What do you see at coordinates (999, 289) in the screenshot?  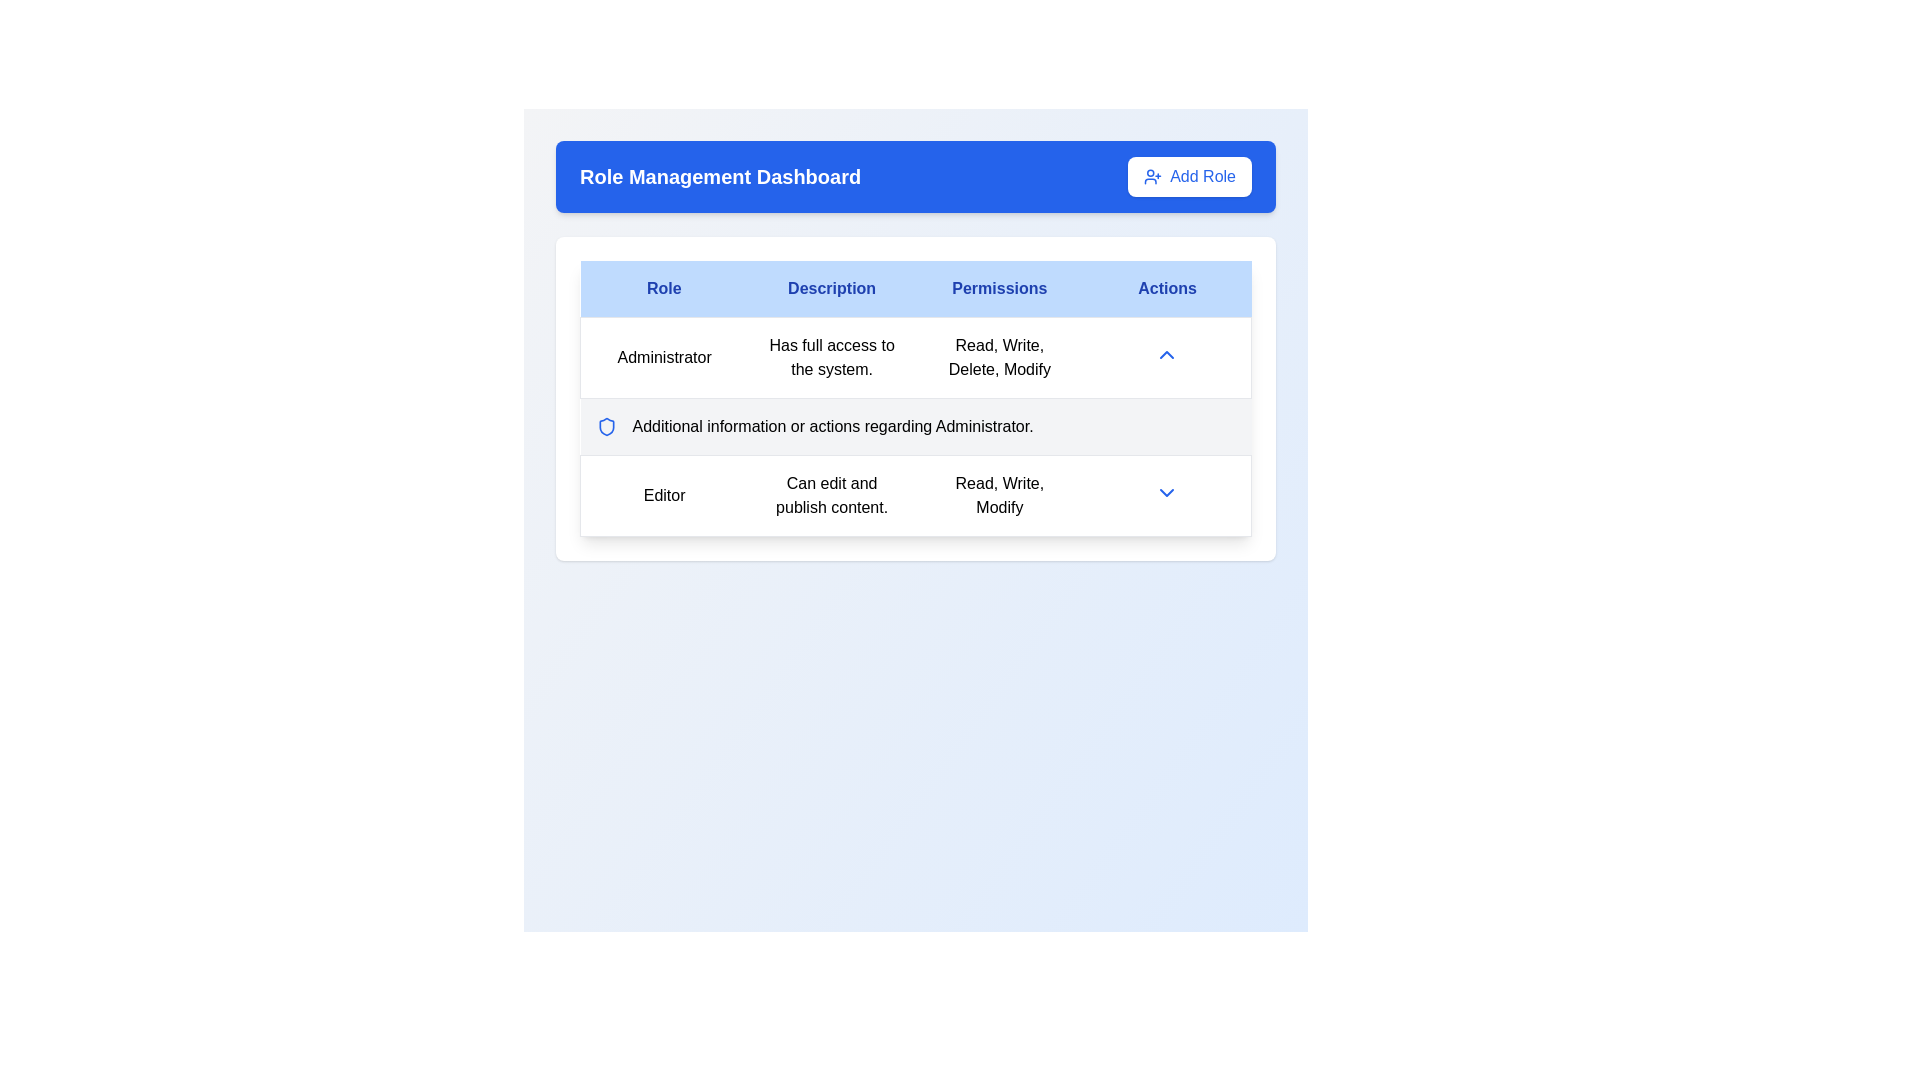 I see `the text label 'Permissions' which is styled with a blue font and is part of the header row in the table, located centrally aligned at the top` at bounding box center [999, 289].